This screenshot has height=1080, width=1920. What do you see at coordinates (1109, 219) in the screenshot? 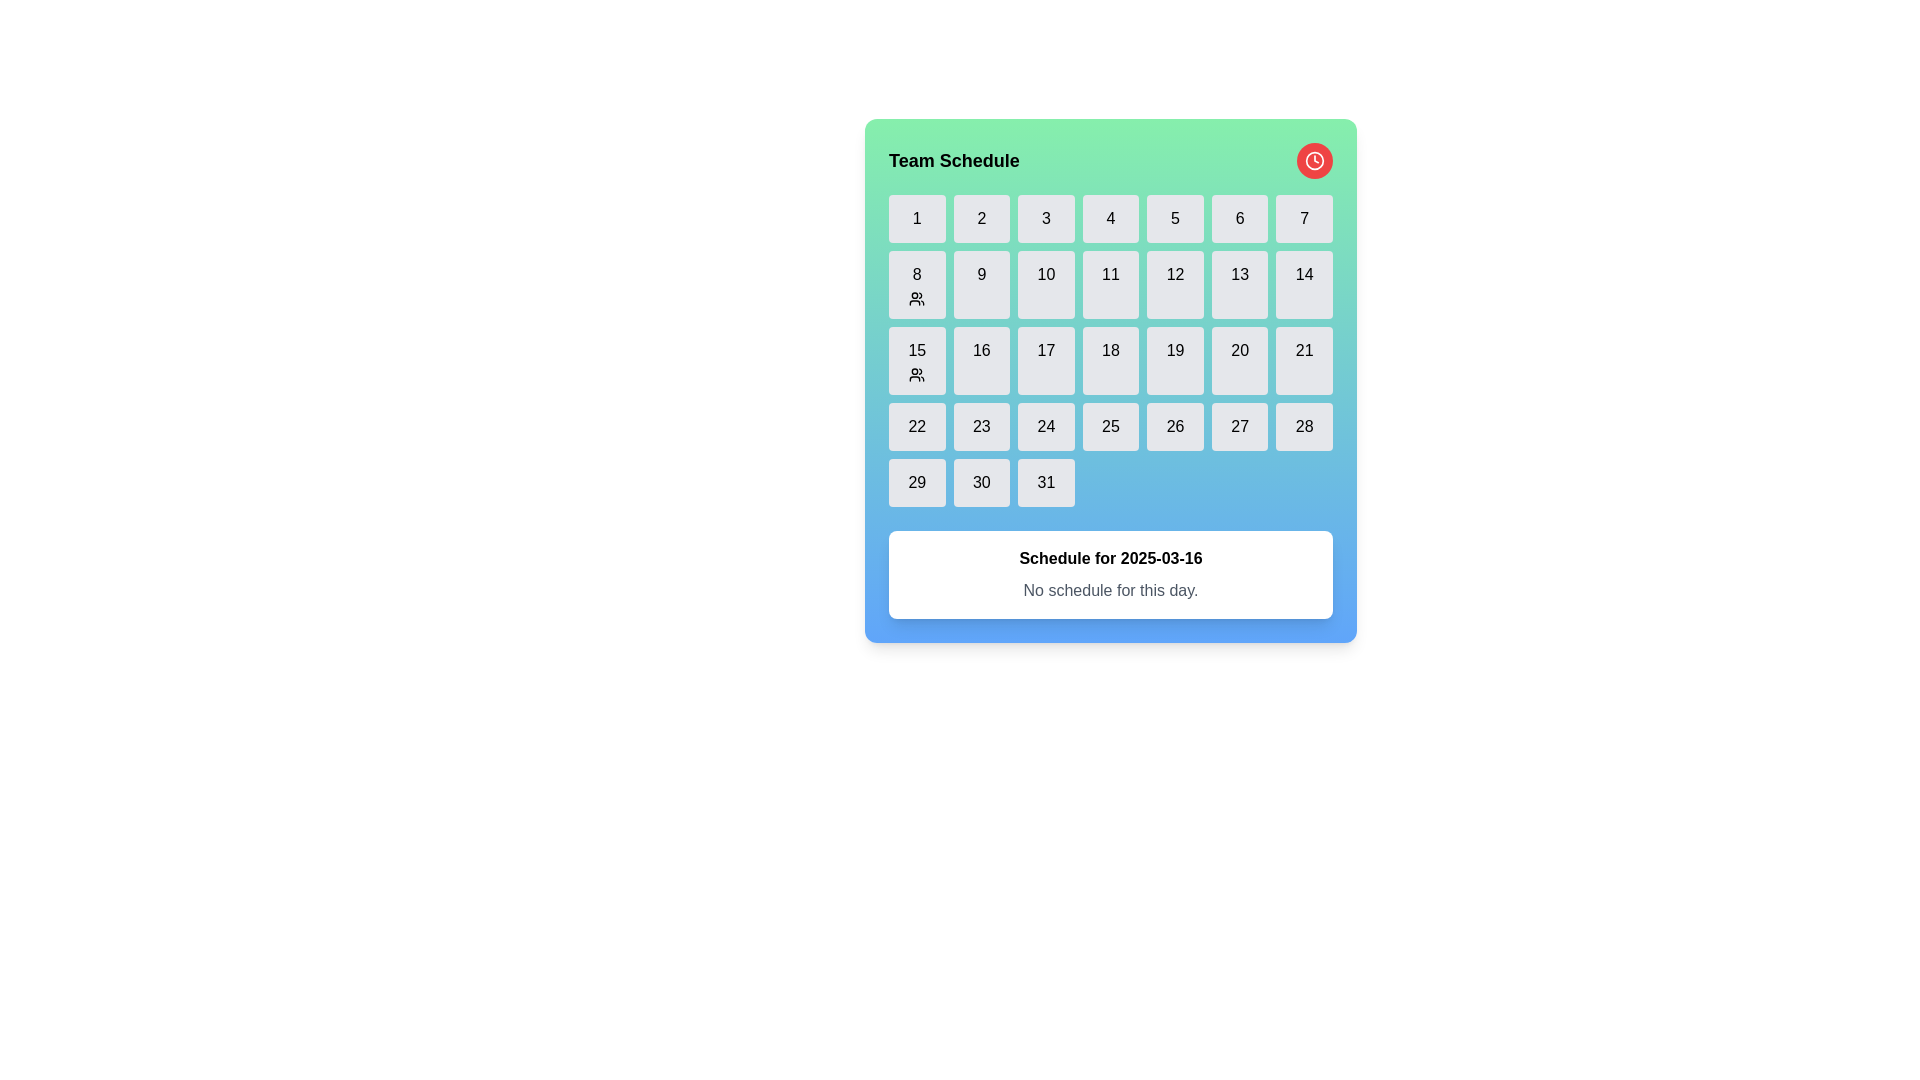
I see `the text element representing the fourth day of the month in the calendar grid, located in the first row, fourth column` at bounding box center [1109, 219].